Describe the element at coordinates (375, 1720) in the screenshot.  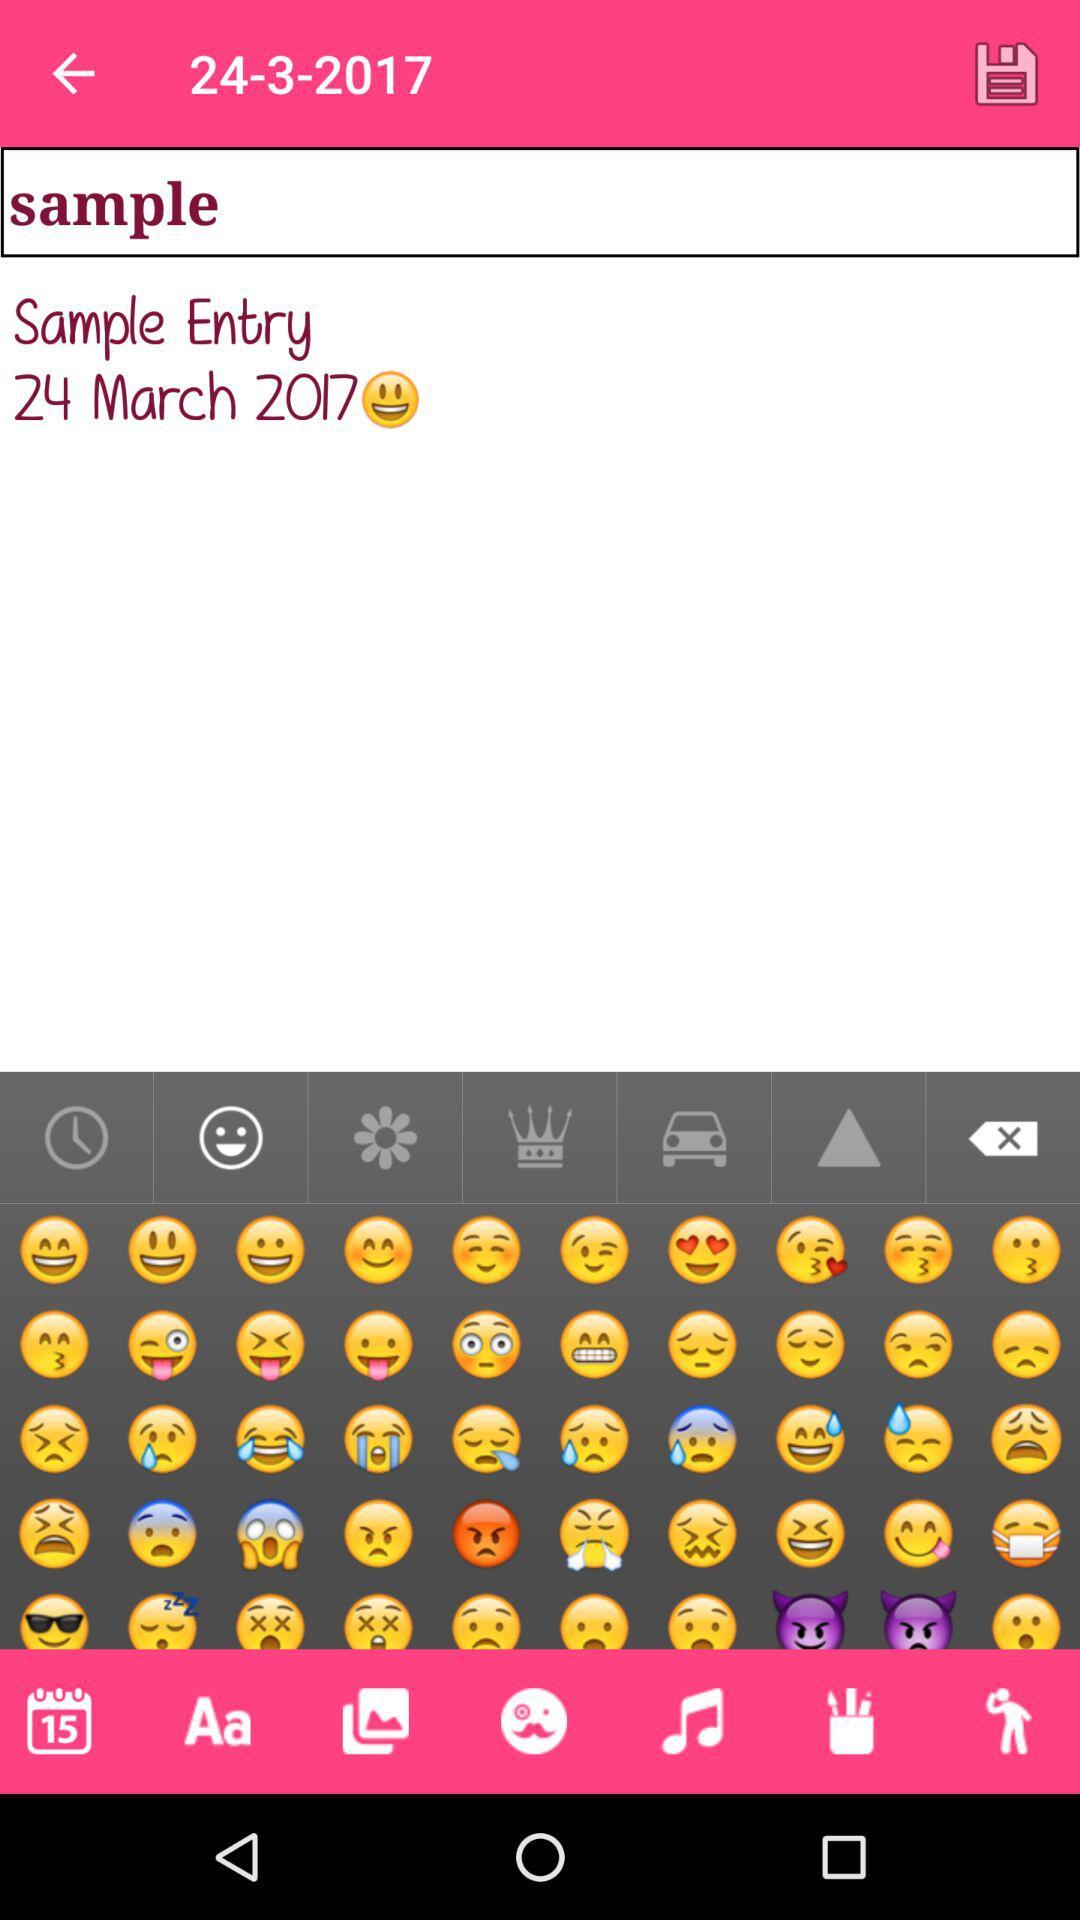
I see `the wallpaper icon` at that location.